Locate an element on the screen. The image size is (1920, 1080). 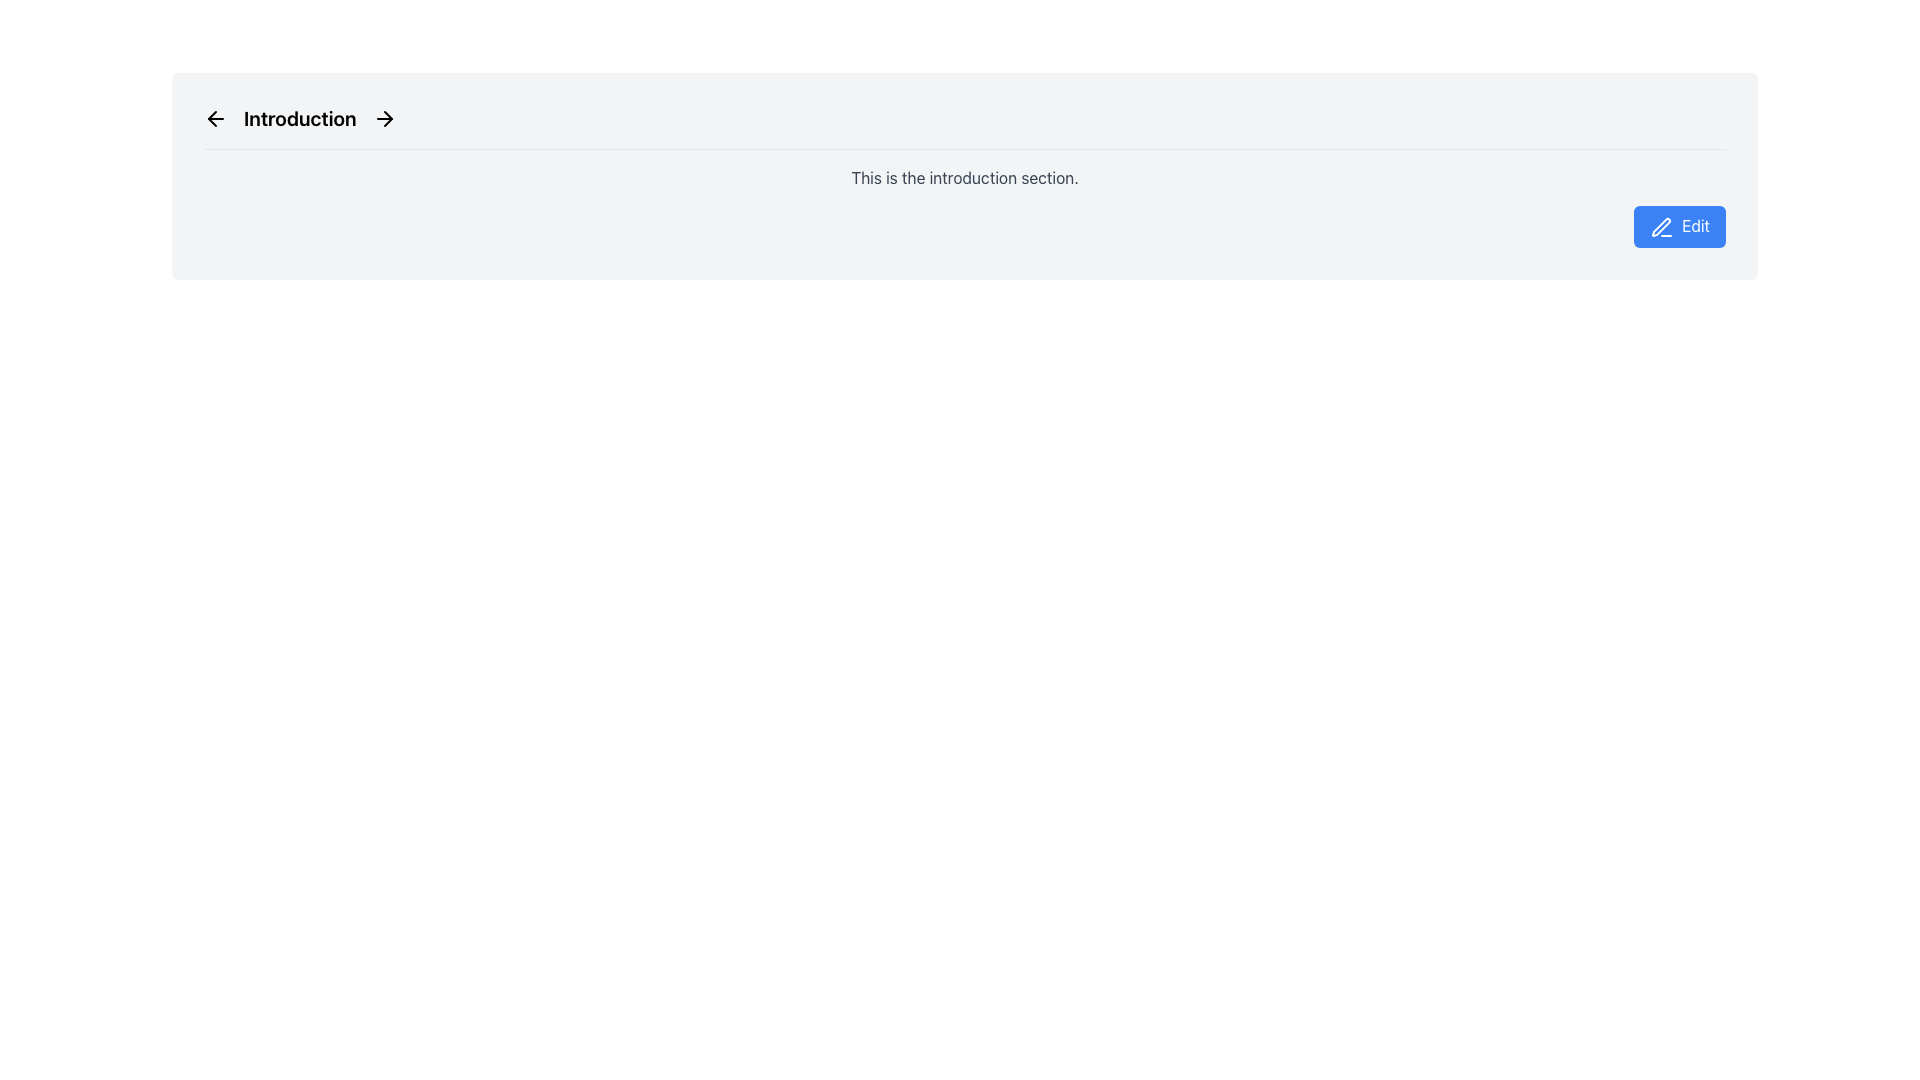
the blue 'Edit' button with white text and a pen icon on its left is located at coordinates (1680, 225).